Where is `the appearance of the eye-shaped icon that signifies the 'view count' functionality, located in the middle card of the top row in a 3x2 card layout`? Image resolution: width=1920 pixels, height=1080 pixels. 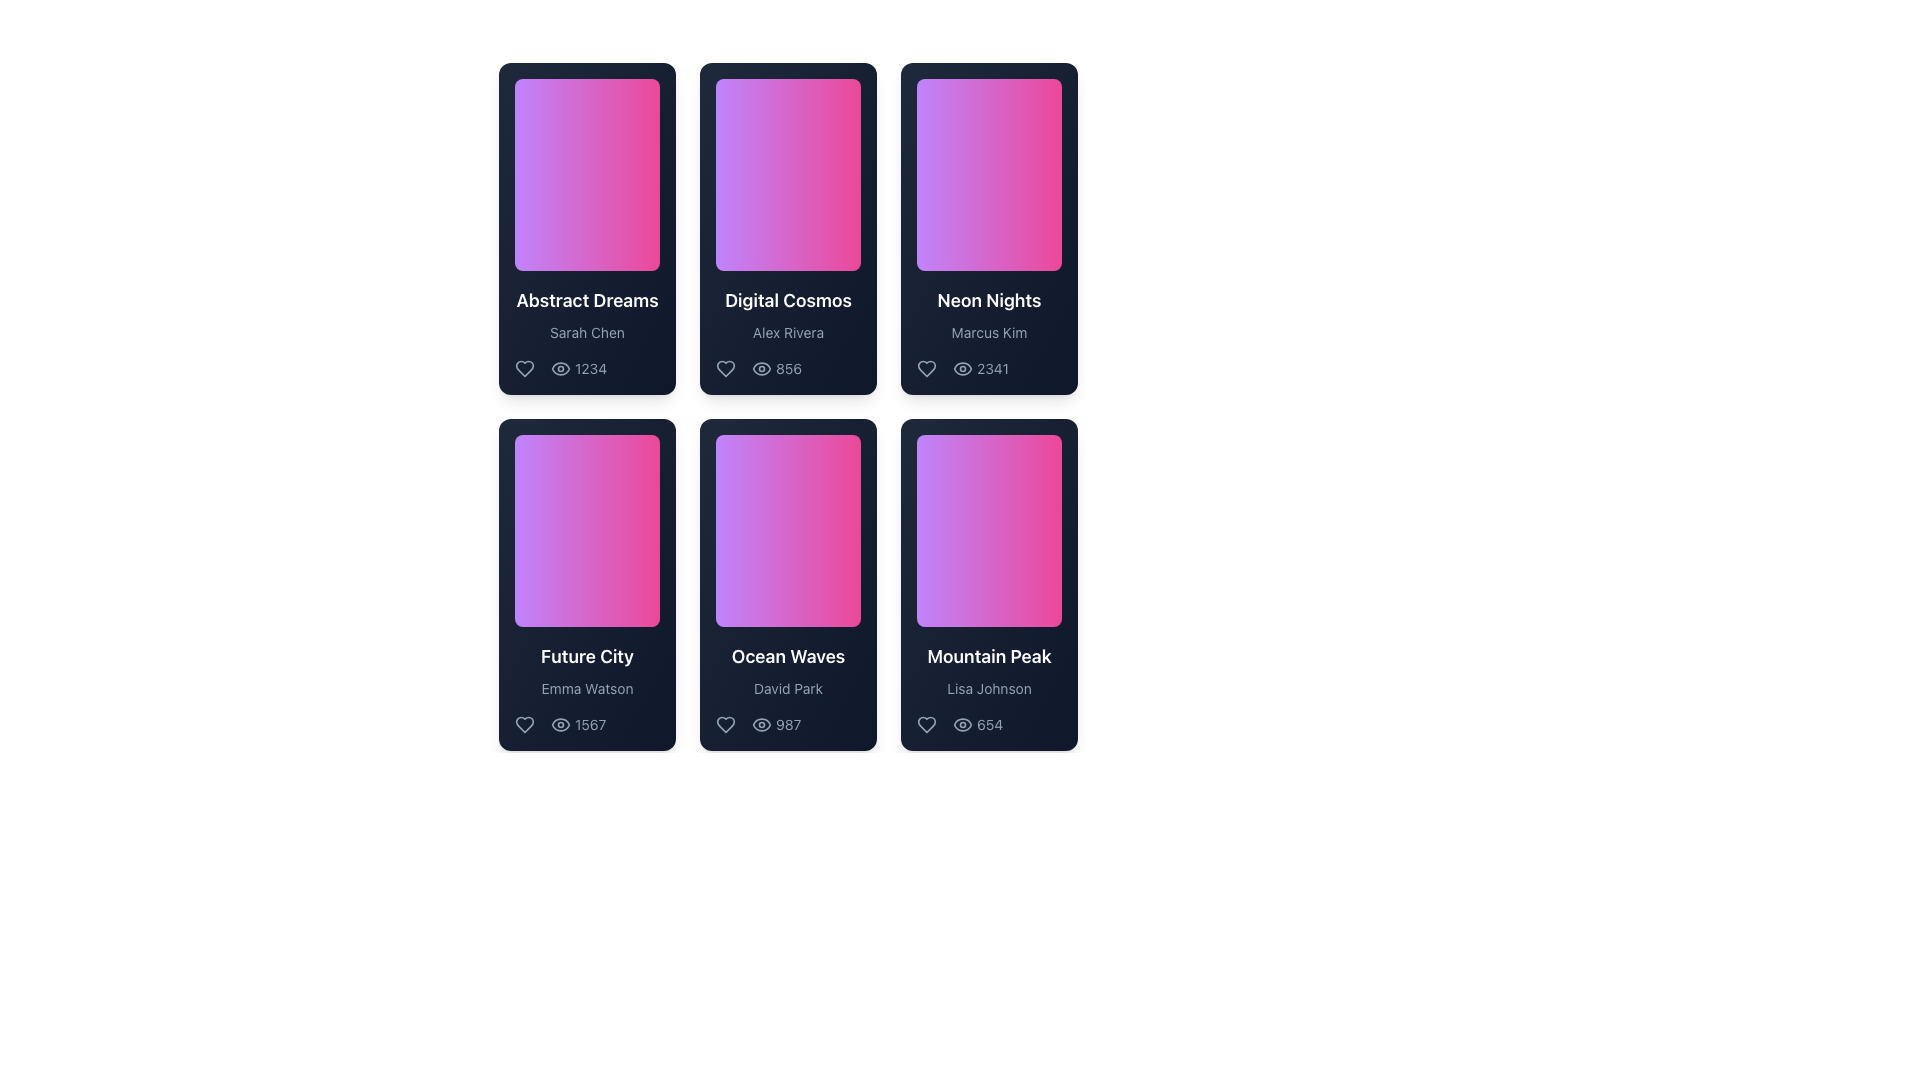 the appearance of the eye-shaped icon that signifies the 'view count' functionality, located in the middle card of the top row in a 3x2 card layout is located at coordinates (761, 369).